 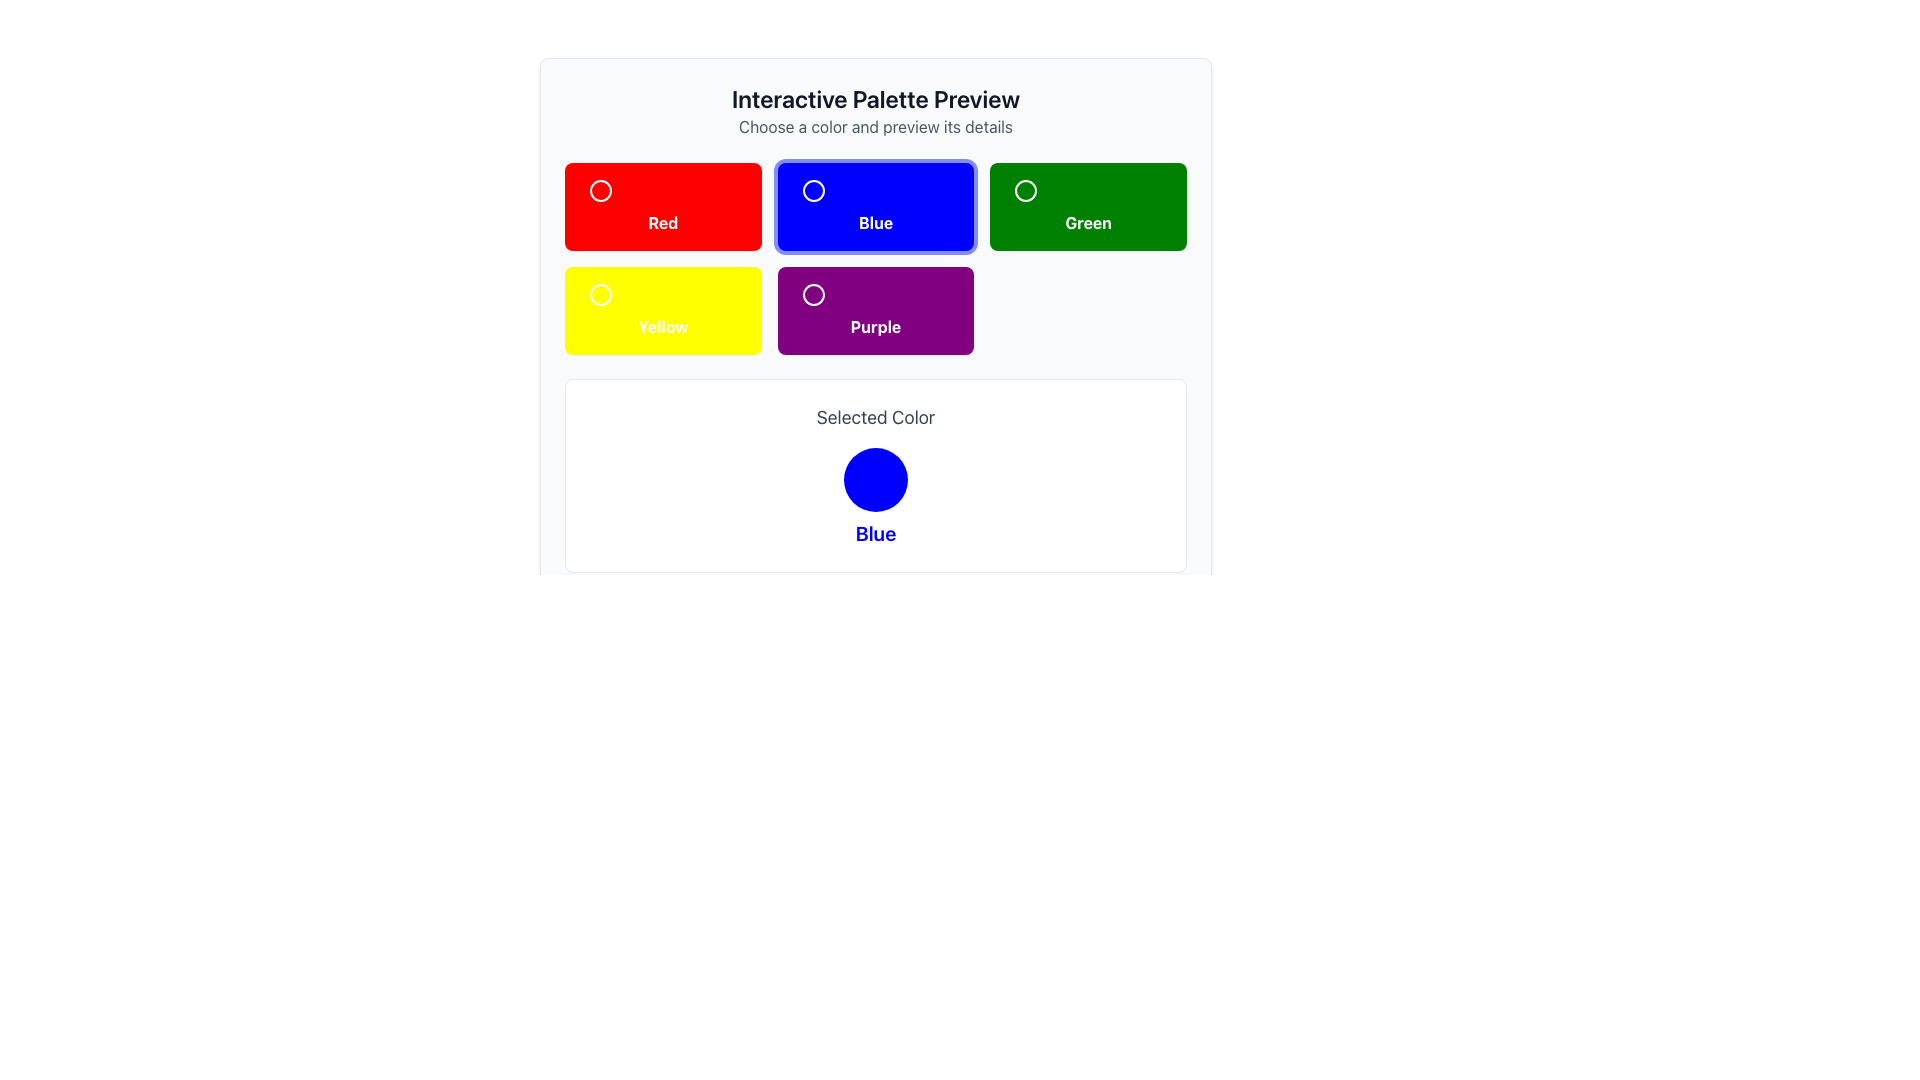 What do you see at coordinates (875, 127) in the screenshot?
I see `static text label located in the header section, which provides instructions on selecting a color for the Interactive Palette Preview` at bounding box center [875, 127].